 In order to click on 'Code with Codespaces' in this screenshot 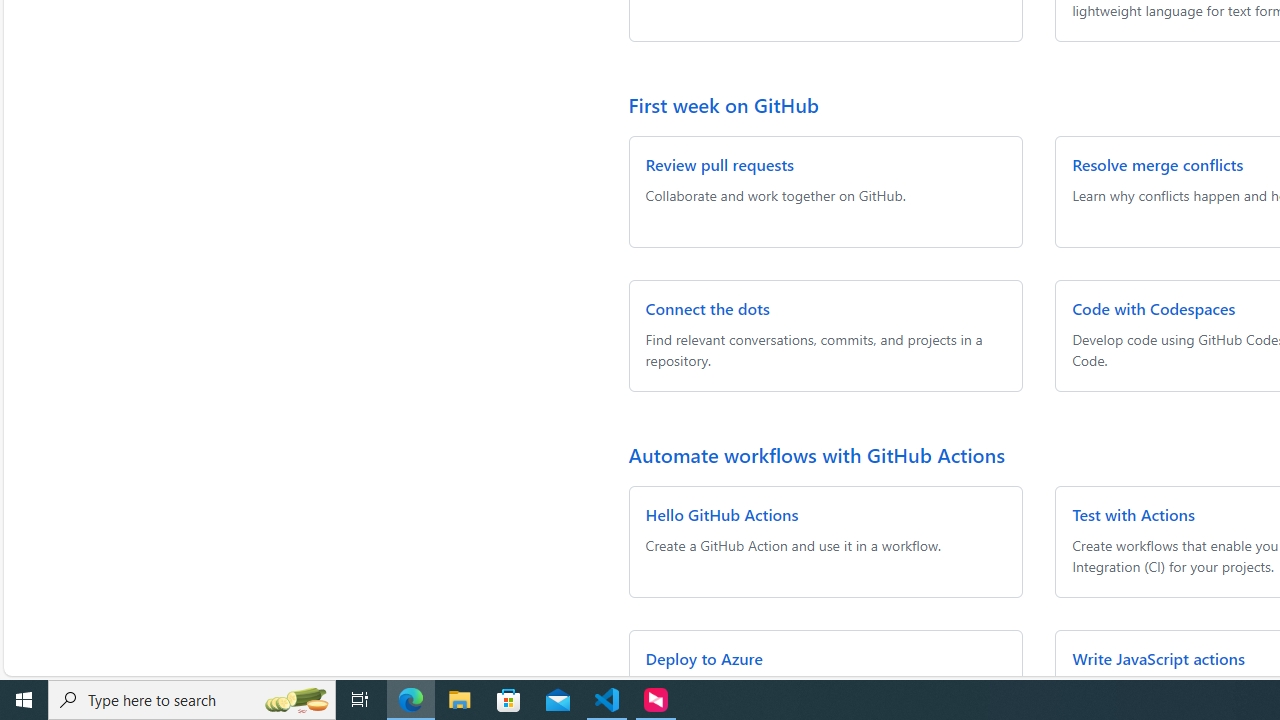, I will do `click(1154, 308)`.